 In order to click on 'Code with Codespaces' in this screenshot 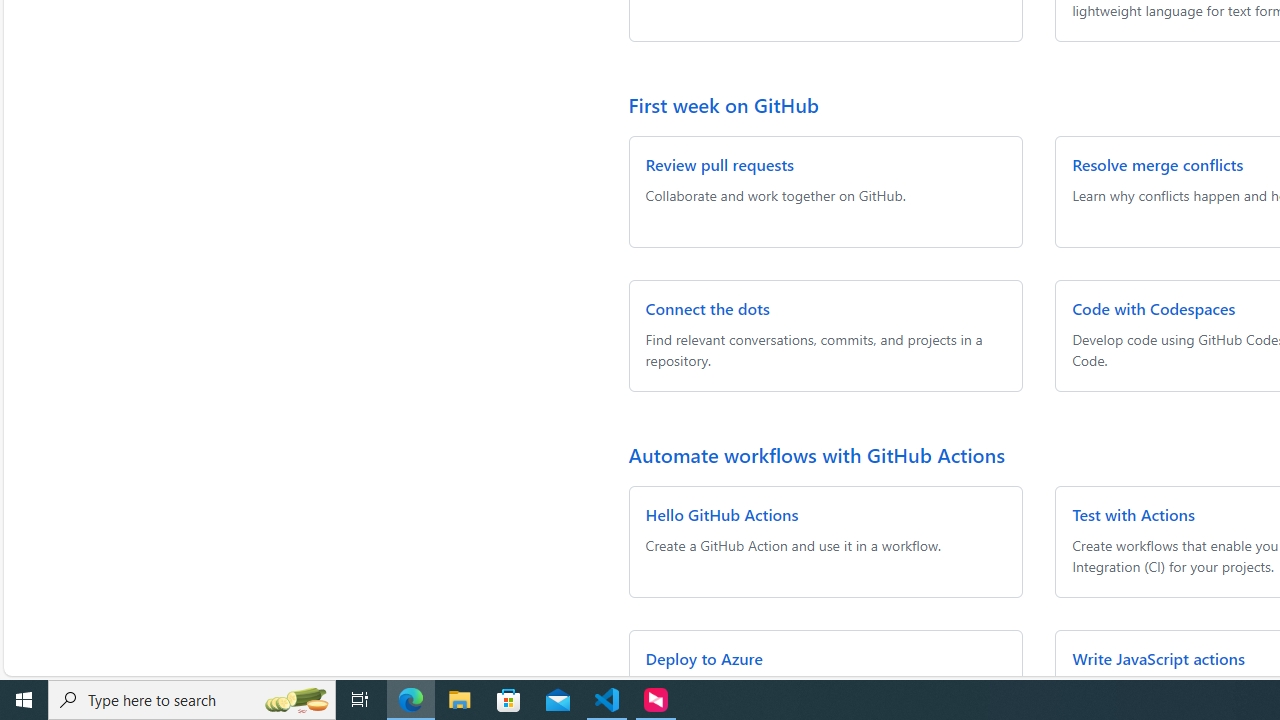, I will do `click(1154, 308)`.